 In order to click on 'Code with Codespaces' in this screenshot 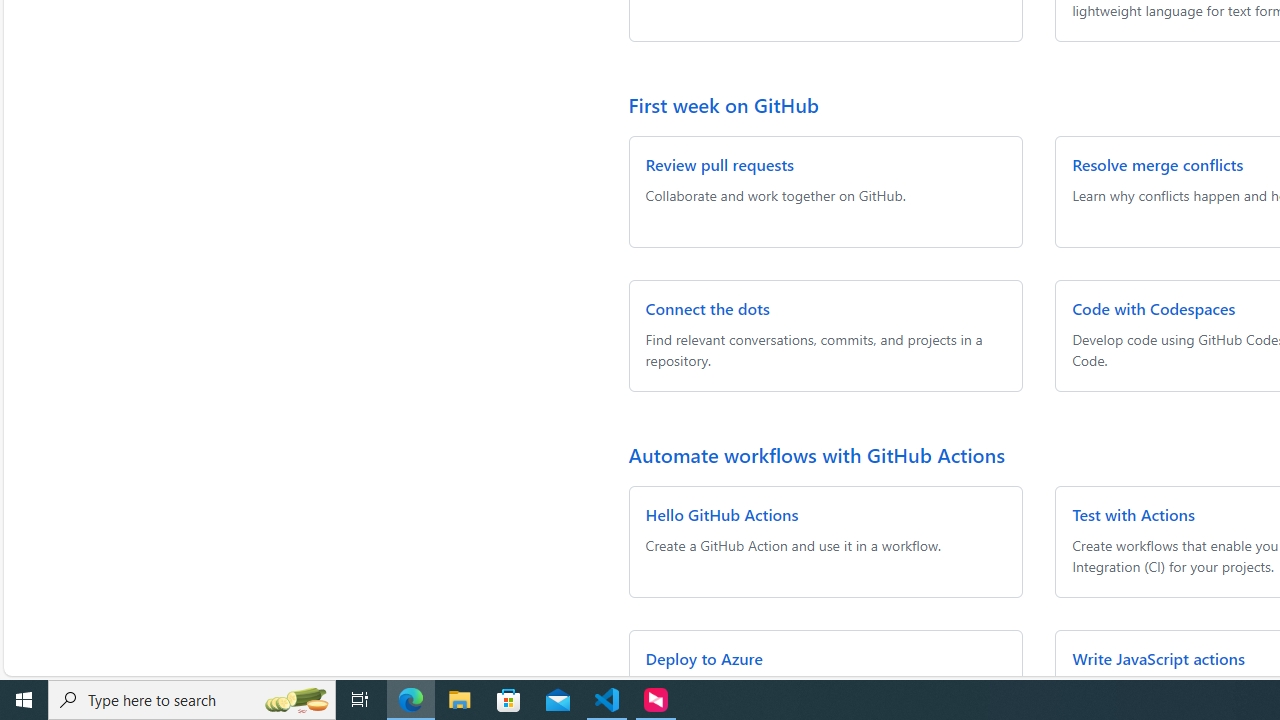, I will do `click(1154, 308)`.